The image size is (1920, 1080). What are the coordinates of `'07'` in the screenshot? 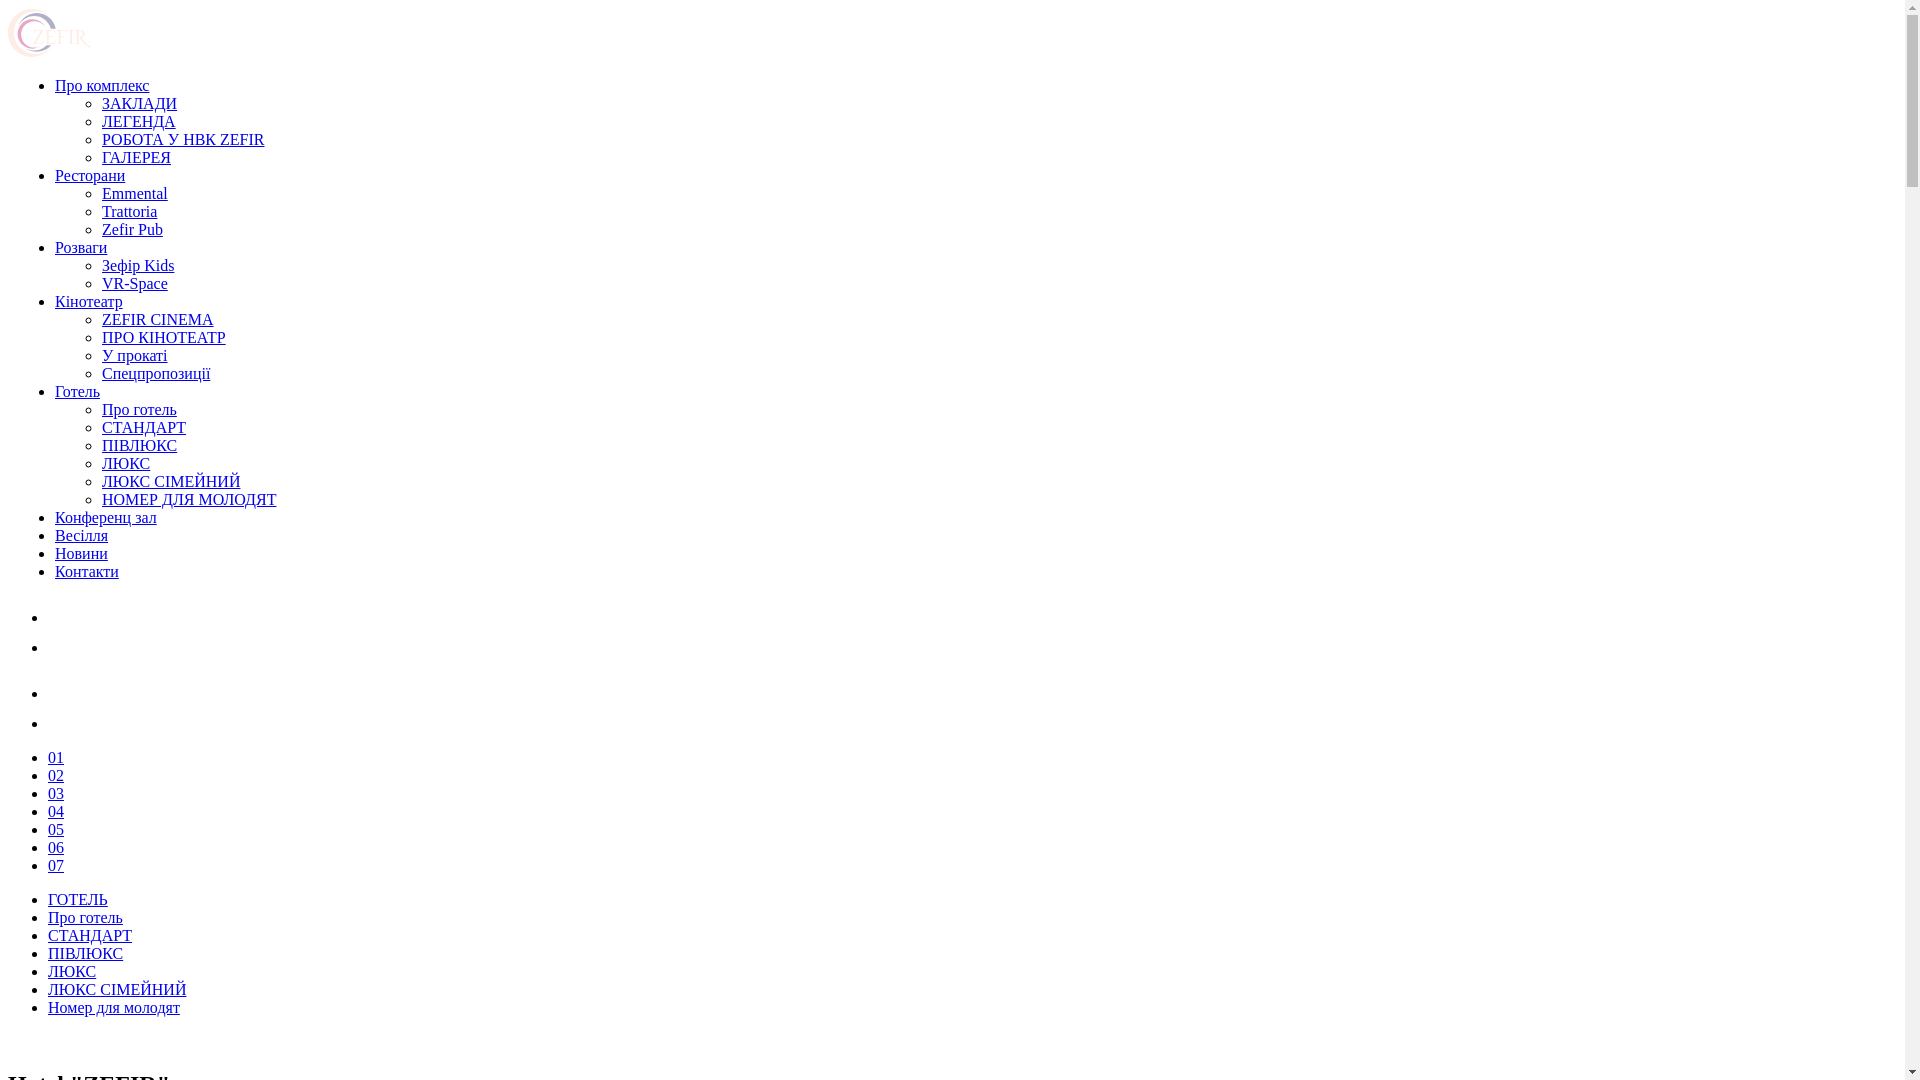 It's located at (56, 864).